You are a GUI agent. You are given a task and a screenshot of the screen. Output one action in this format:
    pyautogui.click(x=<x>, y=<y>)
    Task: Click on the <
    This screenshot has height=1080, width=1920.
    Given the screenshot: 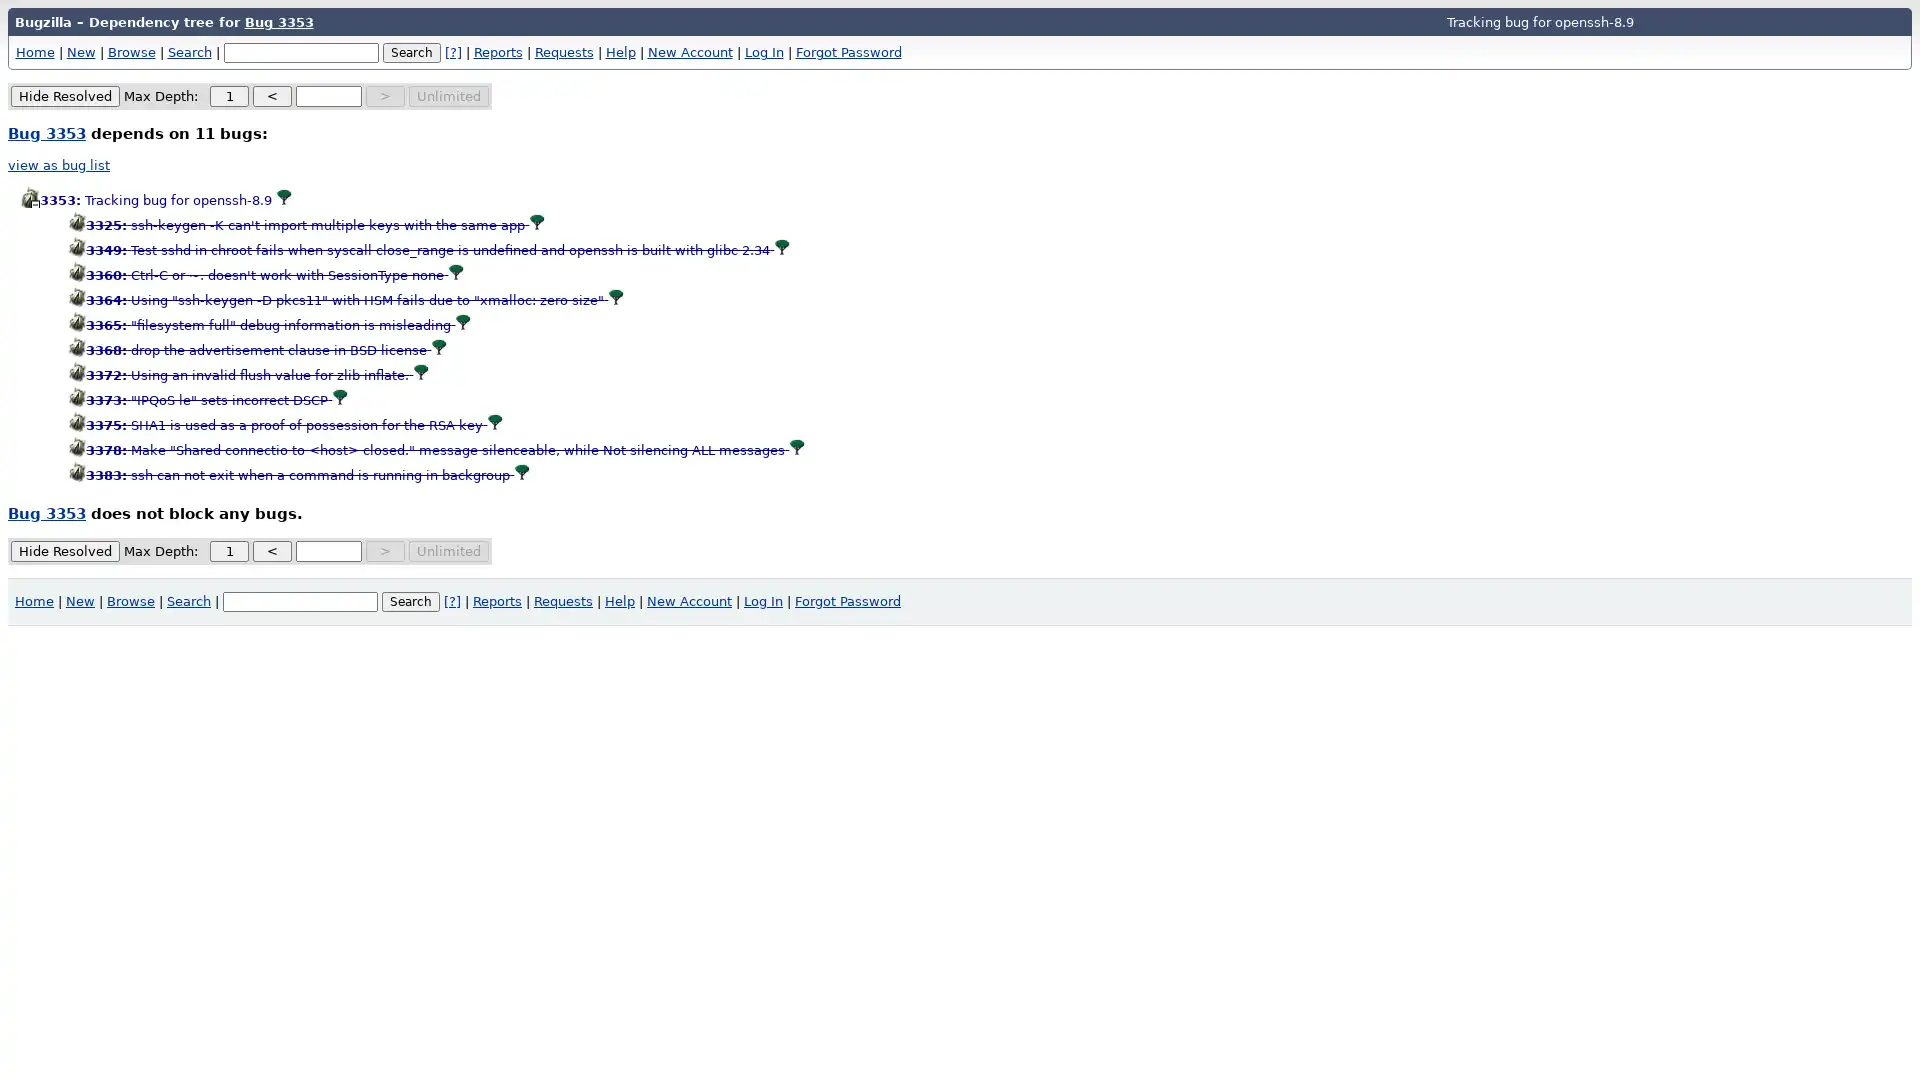 What is the action you would take?
    pyautogui.click(x=271, y=550)
    